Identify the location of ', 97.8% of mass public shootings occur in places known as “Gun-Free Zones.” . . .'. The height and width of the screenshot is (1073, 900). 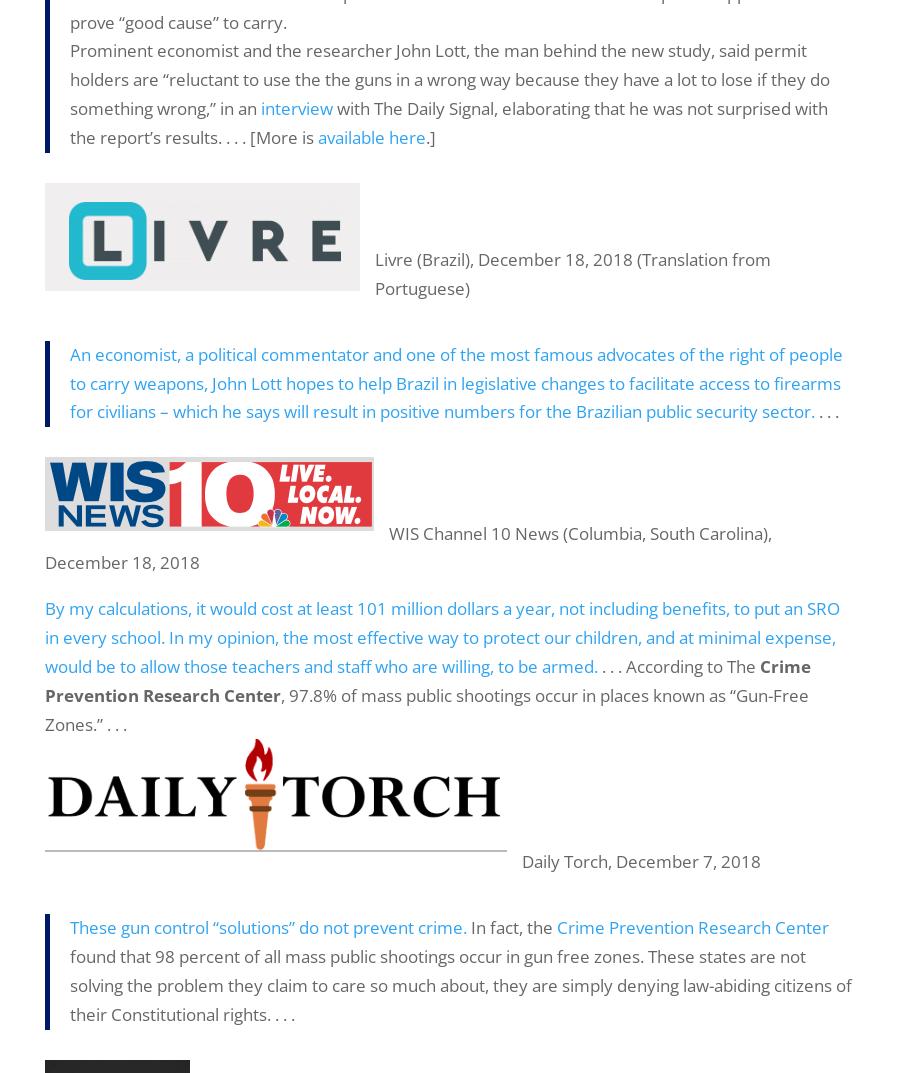
(426, 709).